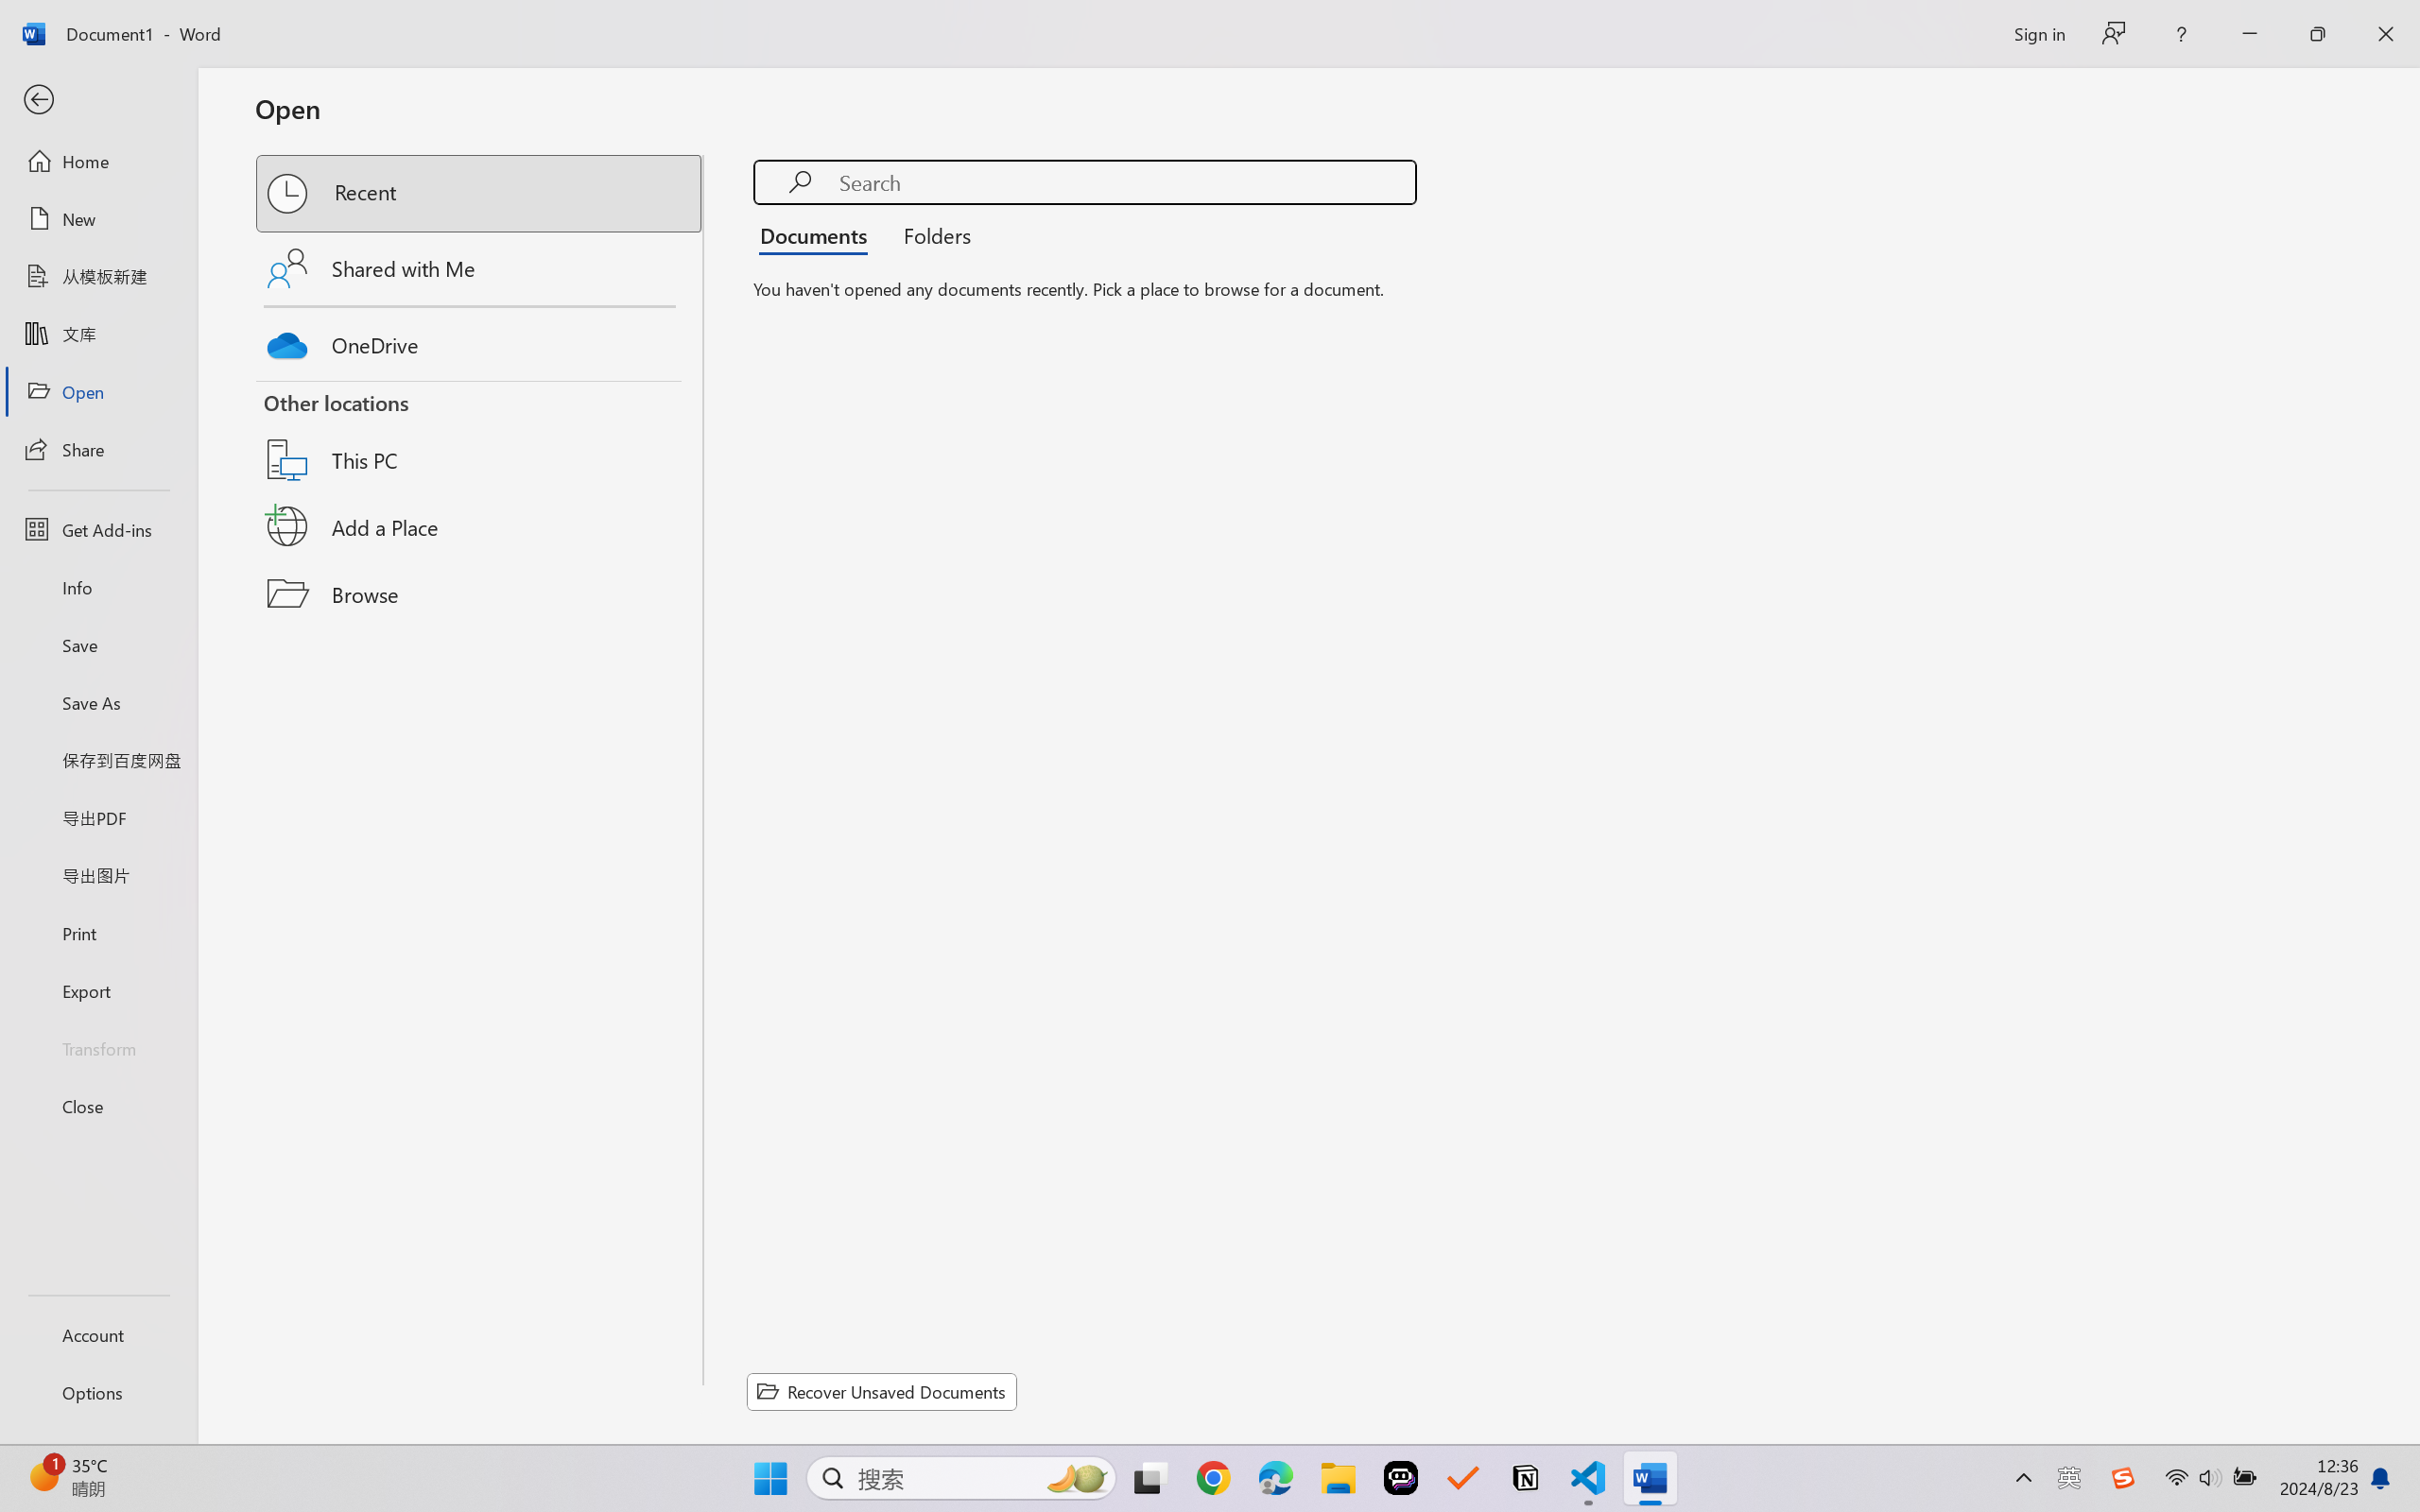 This screenshot has width=2420, height=1512. Describe the element at coordinates (97, 702) in the screenshot. I see `'Save As'` at that location.